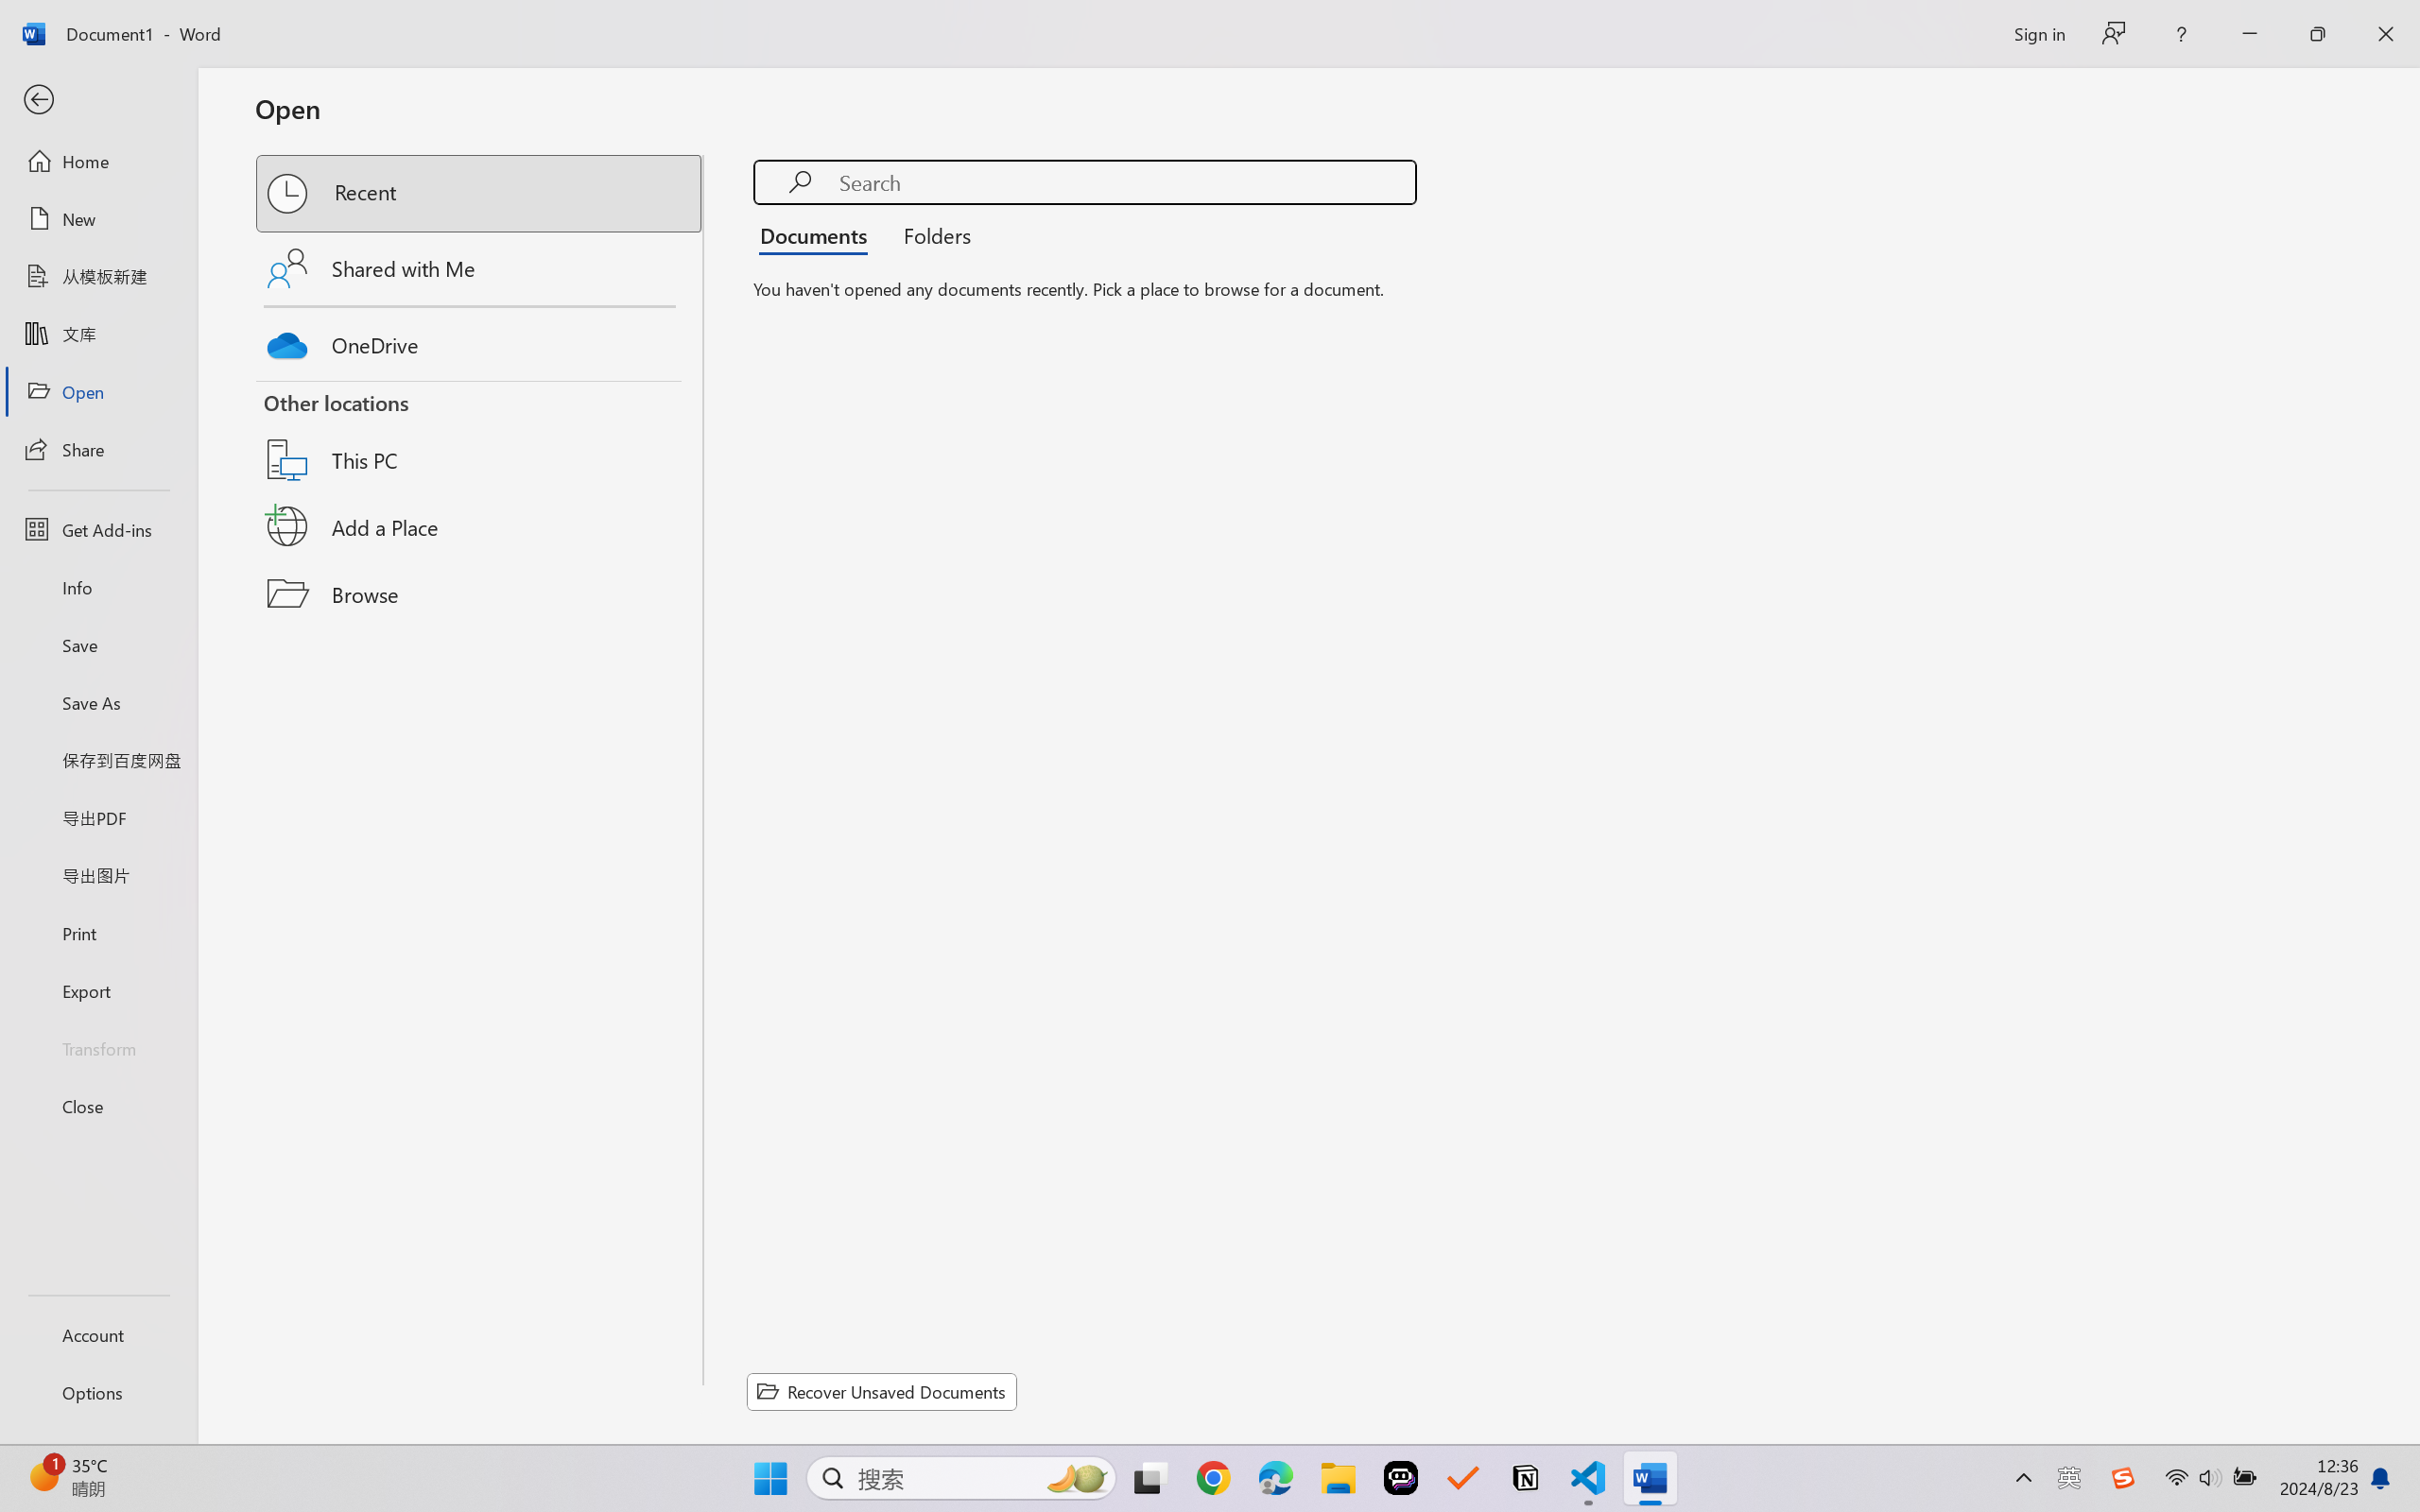 This screenshot has width=2420, height=1512. Describe the element at coordinates (97, 702) in the screenshot. I see `'Save As'` at that location.